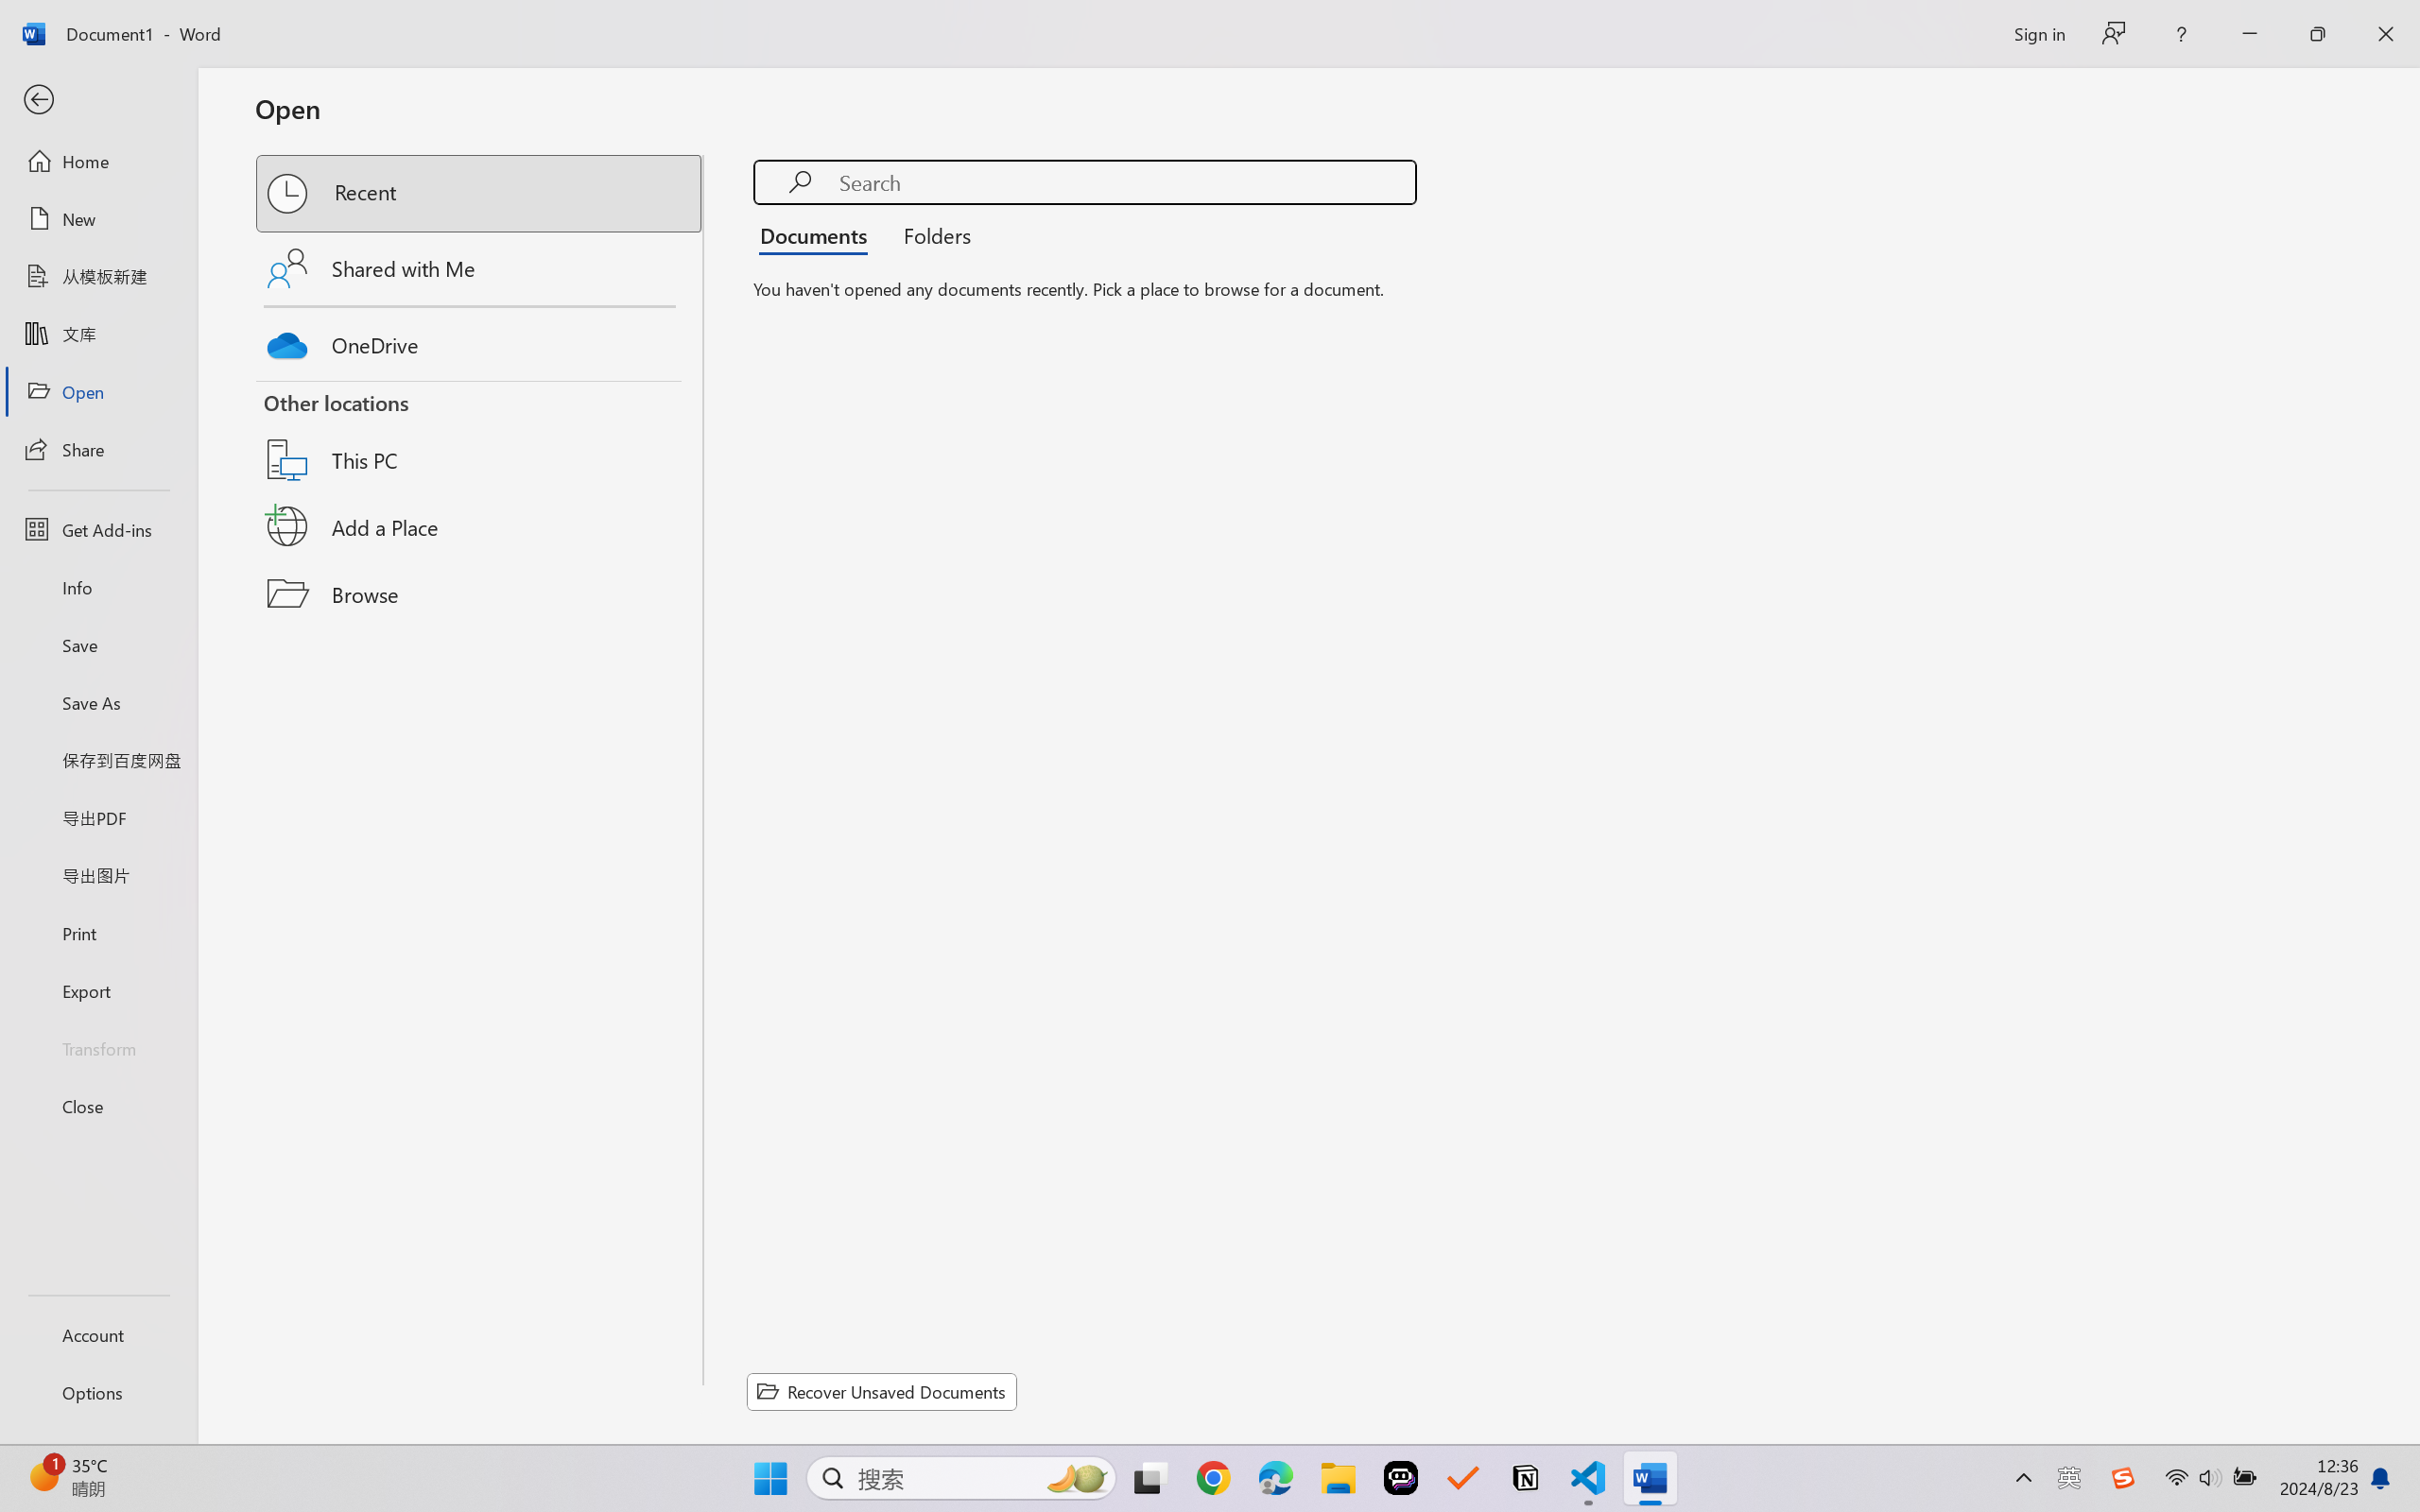 This screenshot has width=2420, height=1512. Describe the element at coordinates (97, 702) in the screenshot. I see `'Save As'` at that location.